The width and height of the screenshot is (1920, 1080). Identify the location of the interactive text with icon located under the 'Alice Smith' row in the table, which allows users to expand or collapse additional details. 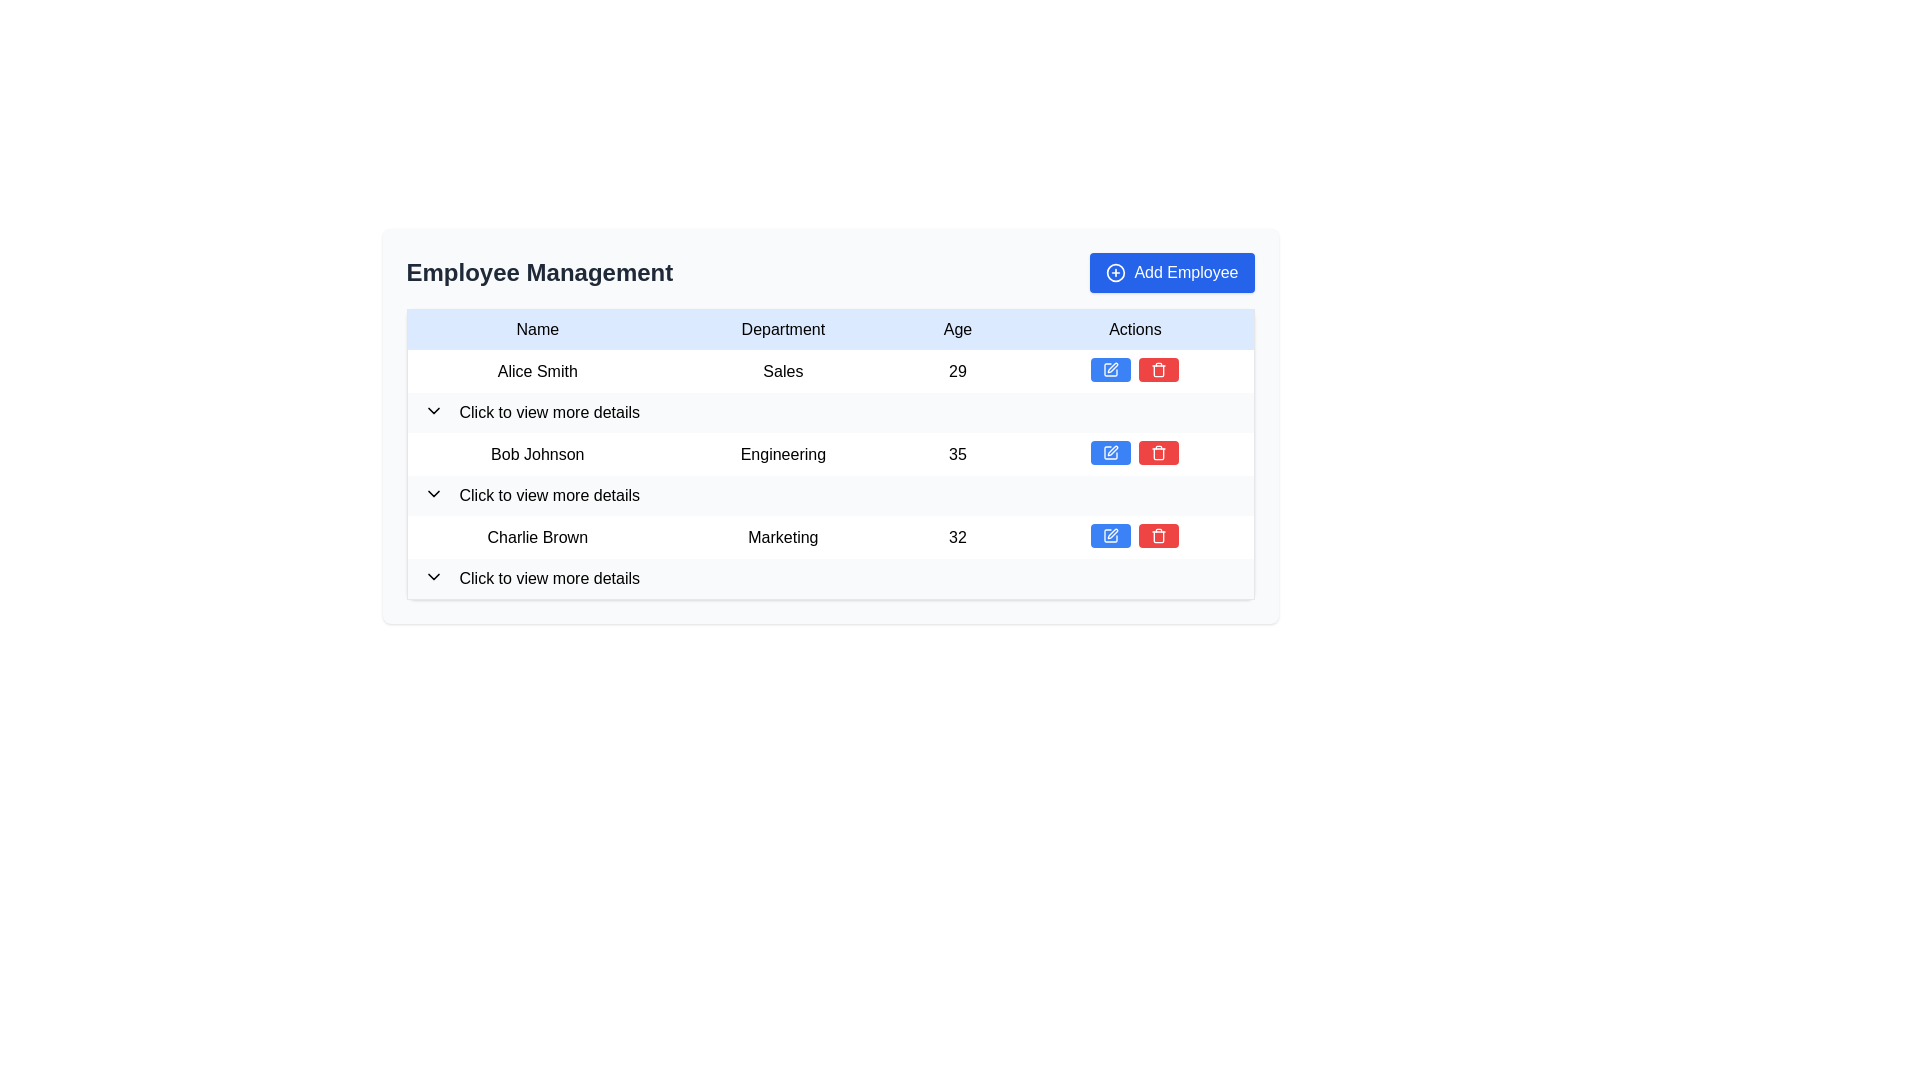
(830, 411).